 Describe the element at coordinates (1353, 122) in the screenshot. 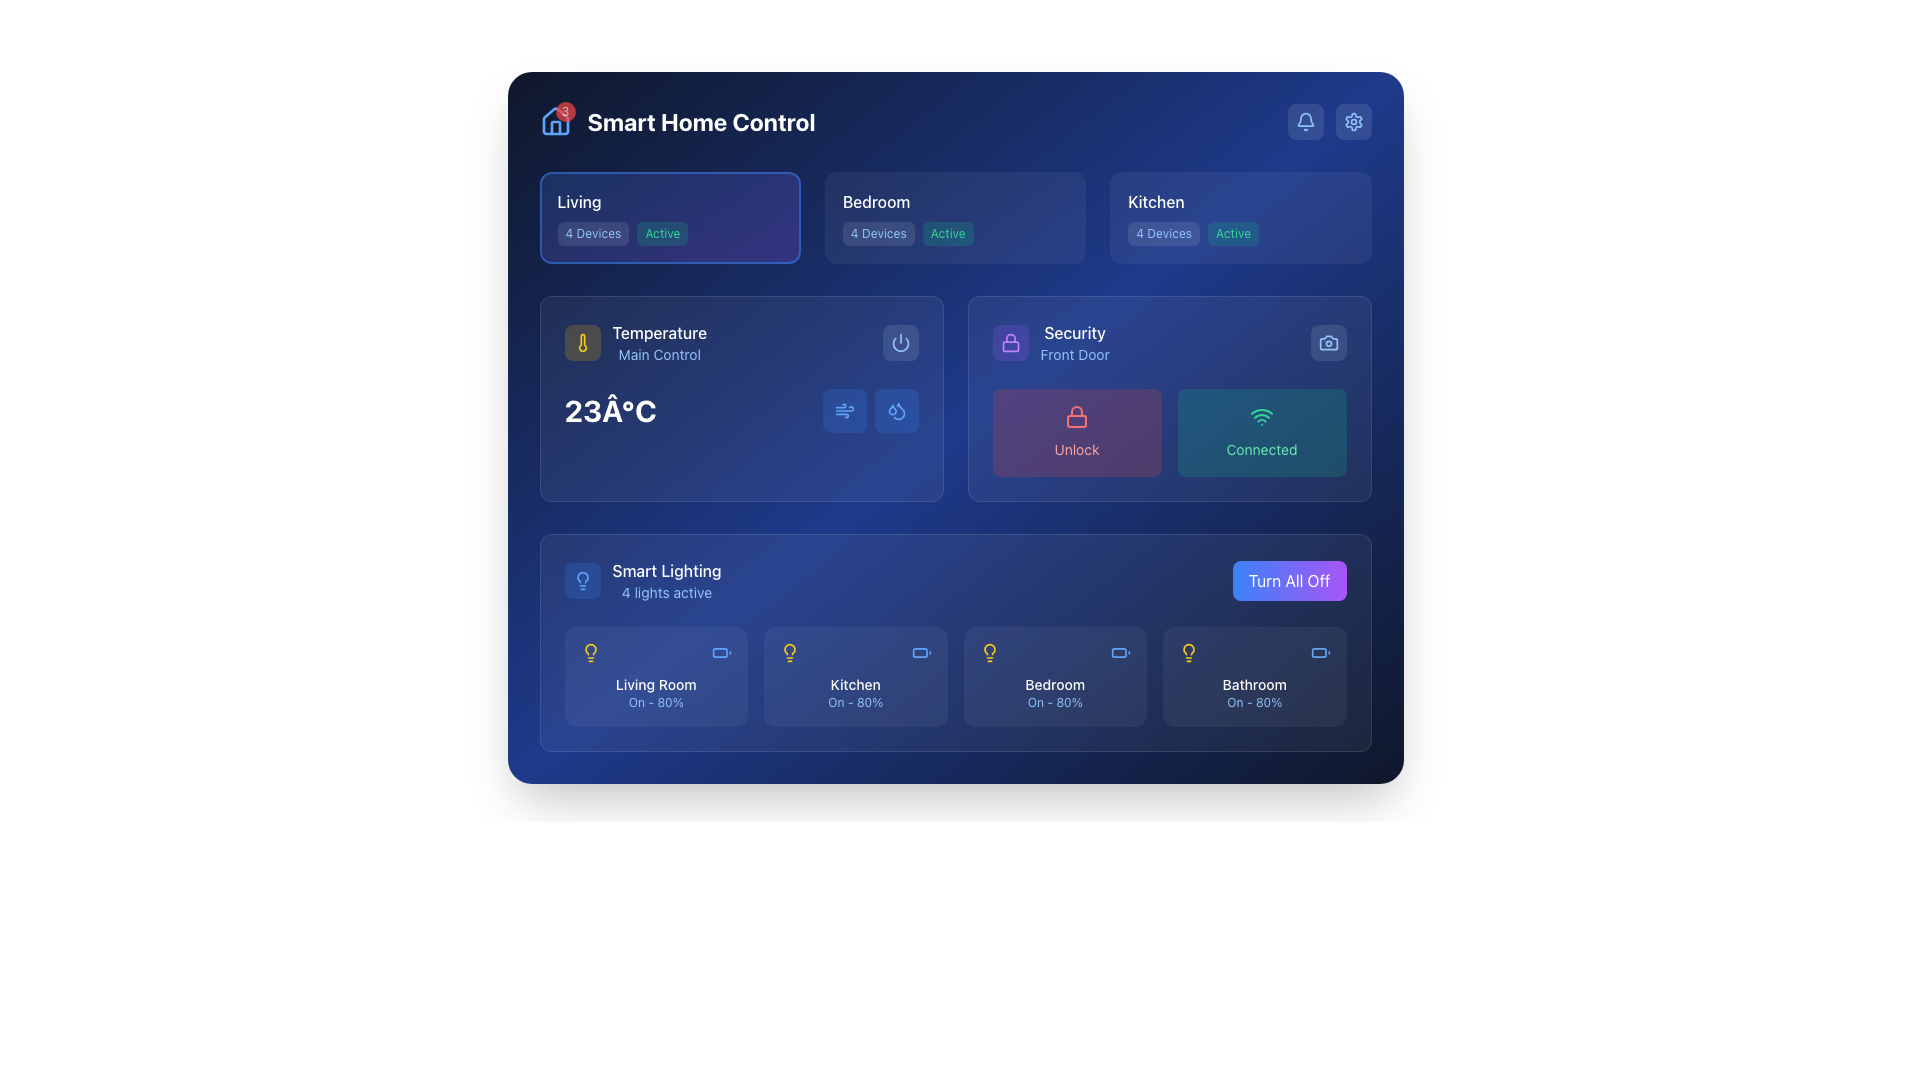

I see `the settings icon button located` at that location.